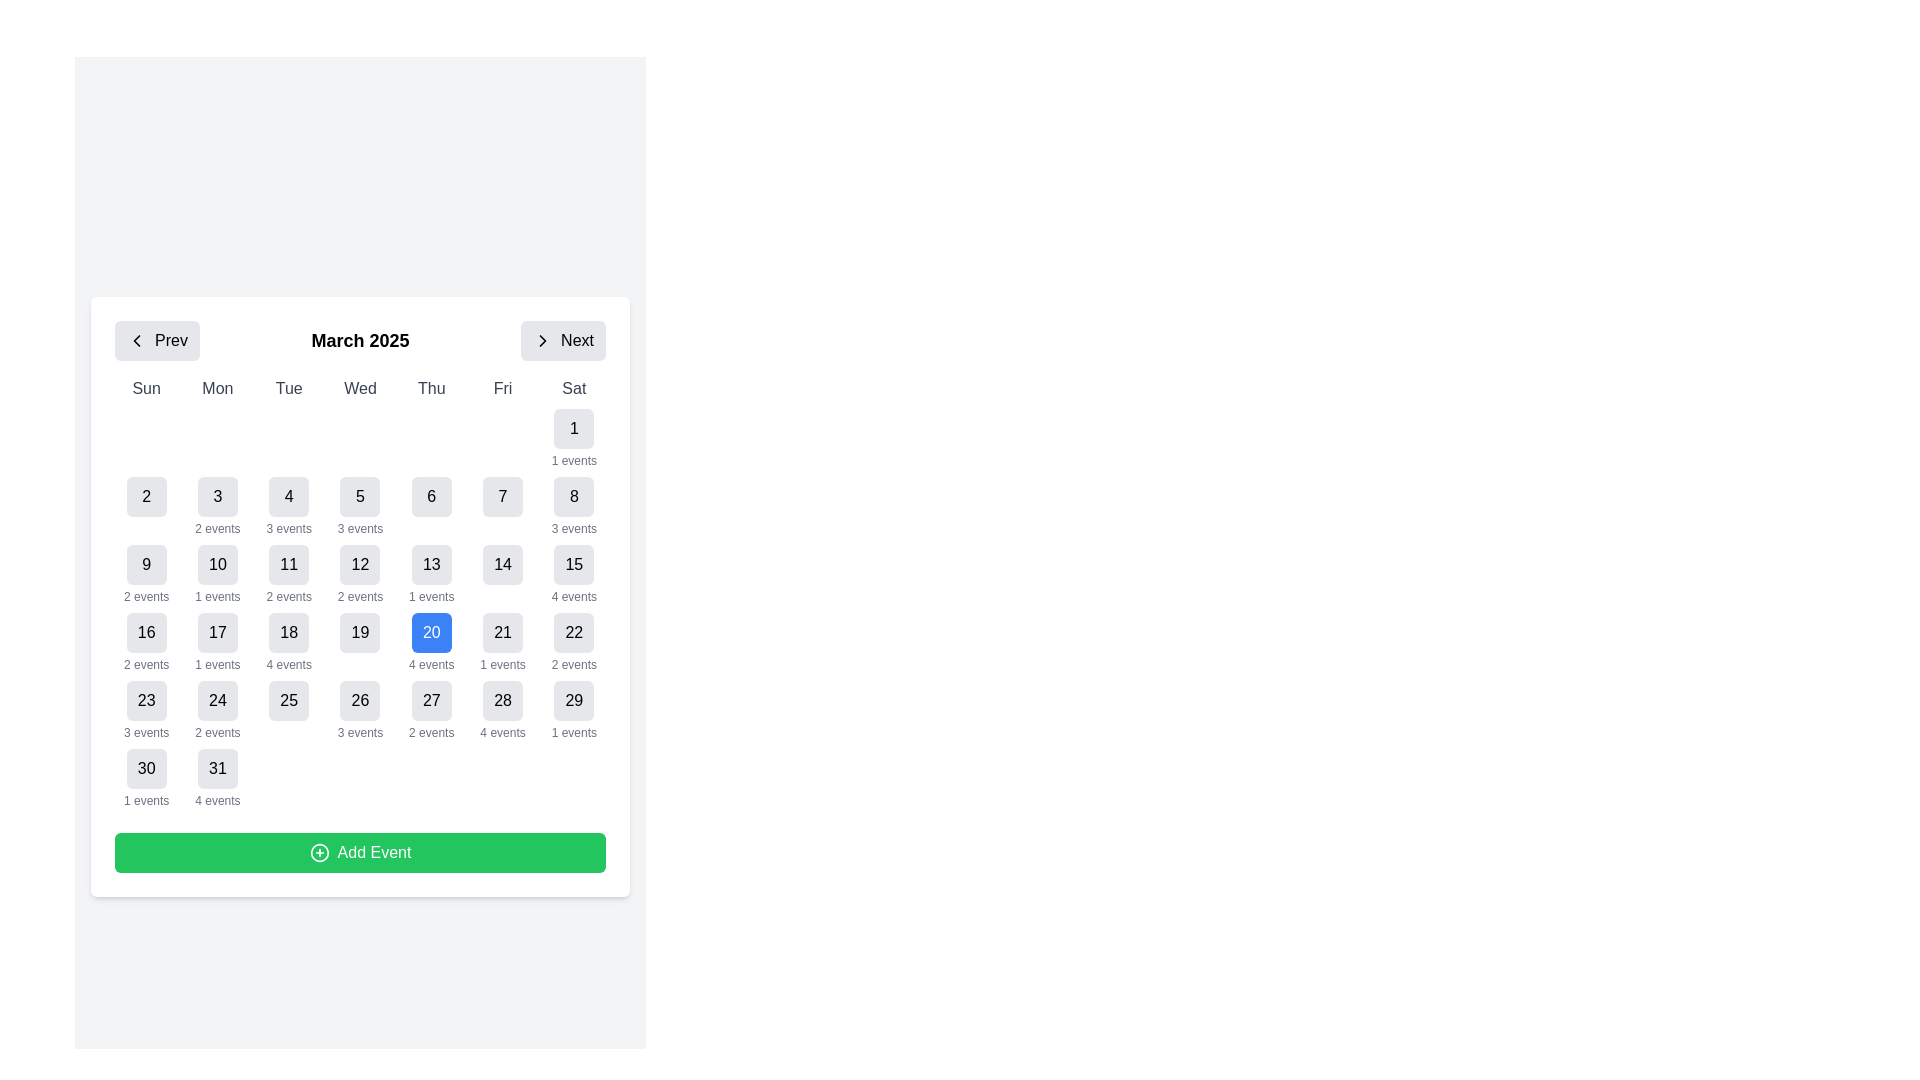  What do you see at coordinates (145, 574) in the screenshot?
I see `the calendar cell representing the 9th of the month, which displays the number '9' and '2 events' below it, located` at bounding box center [145, 574].